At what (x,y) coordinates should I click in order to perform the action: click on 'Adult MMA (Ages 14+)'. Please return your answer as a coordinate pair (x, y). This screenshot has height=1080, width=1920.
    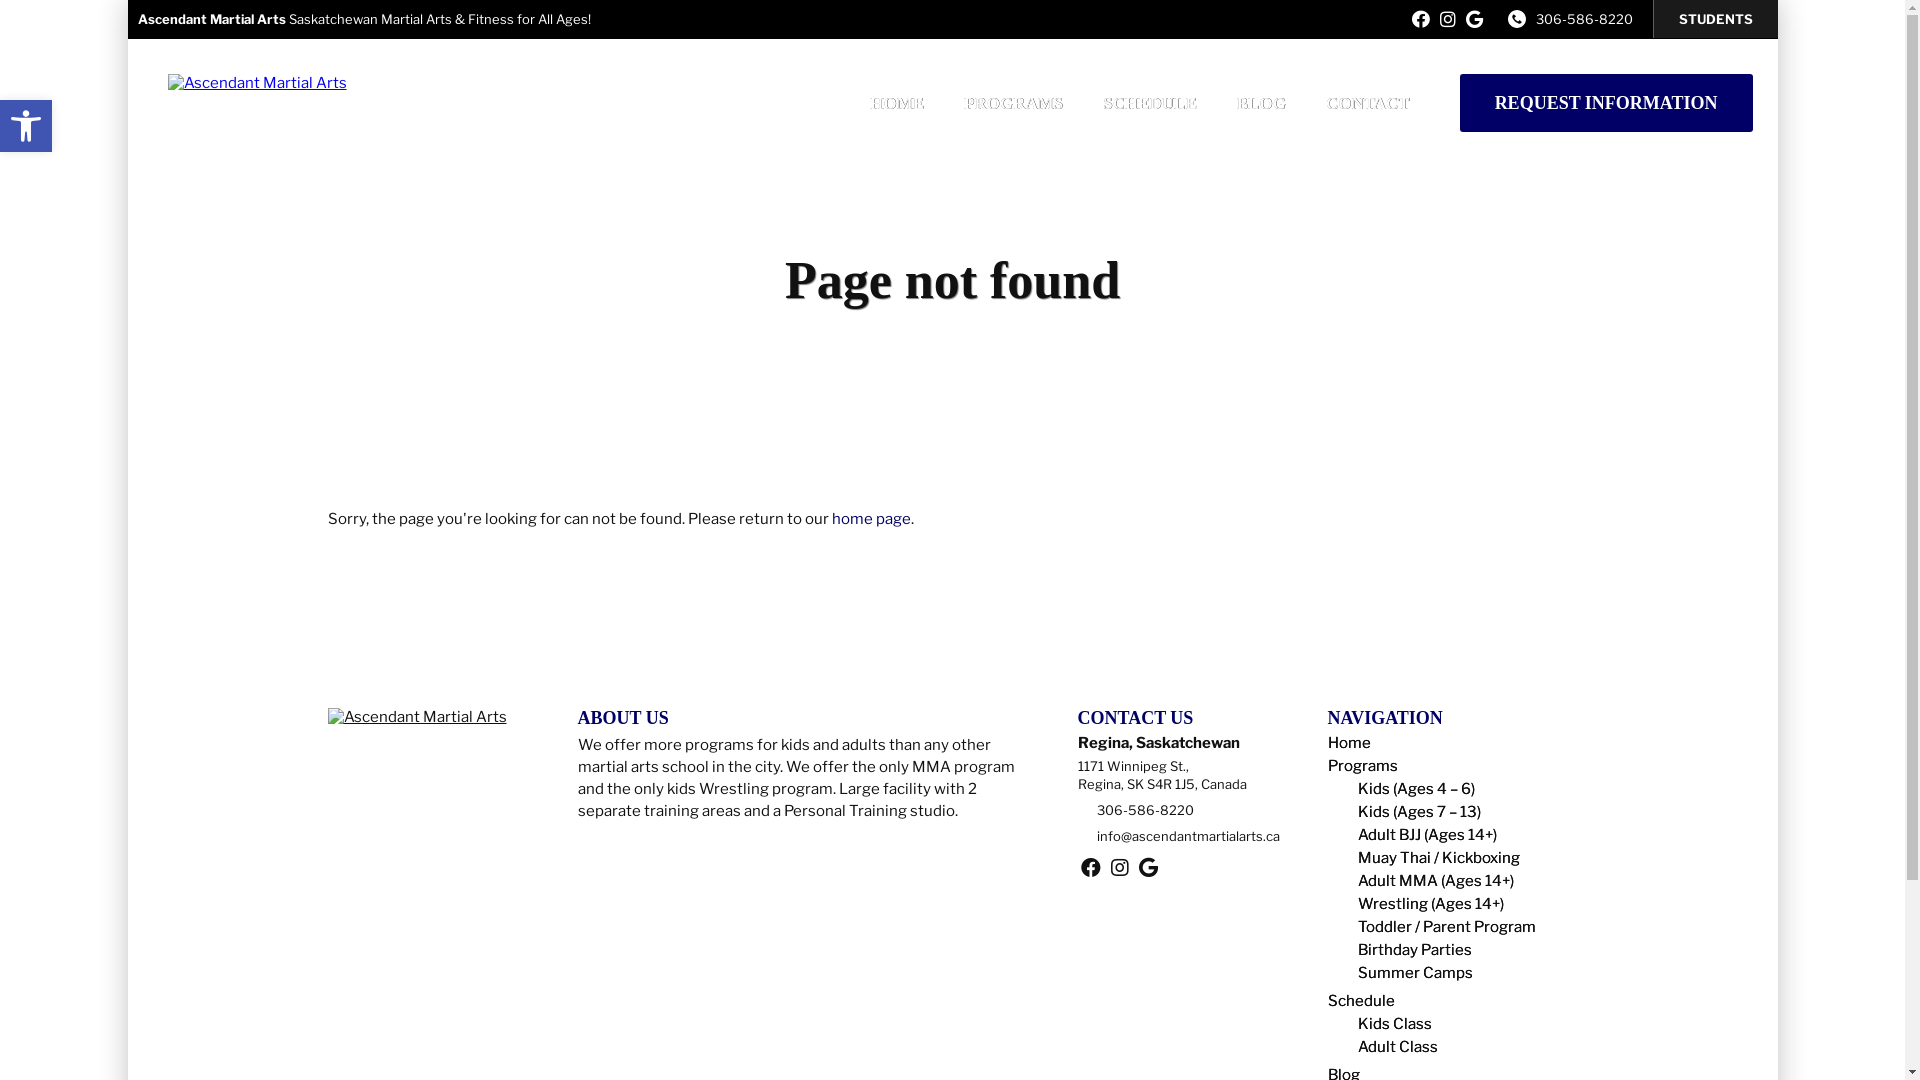
    Looking at the image, I should click on (1434, 879).